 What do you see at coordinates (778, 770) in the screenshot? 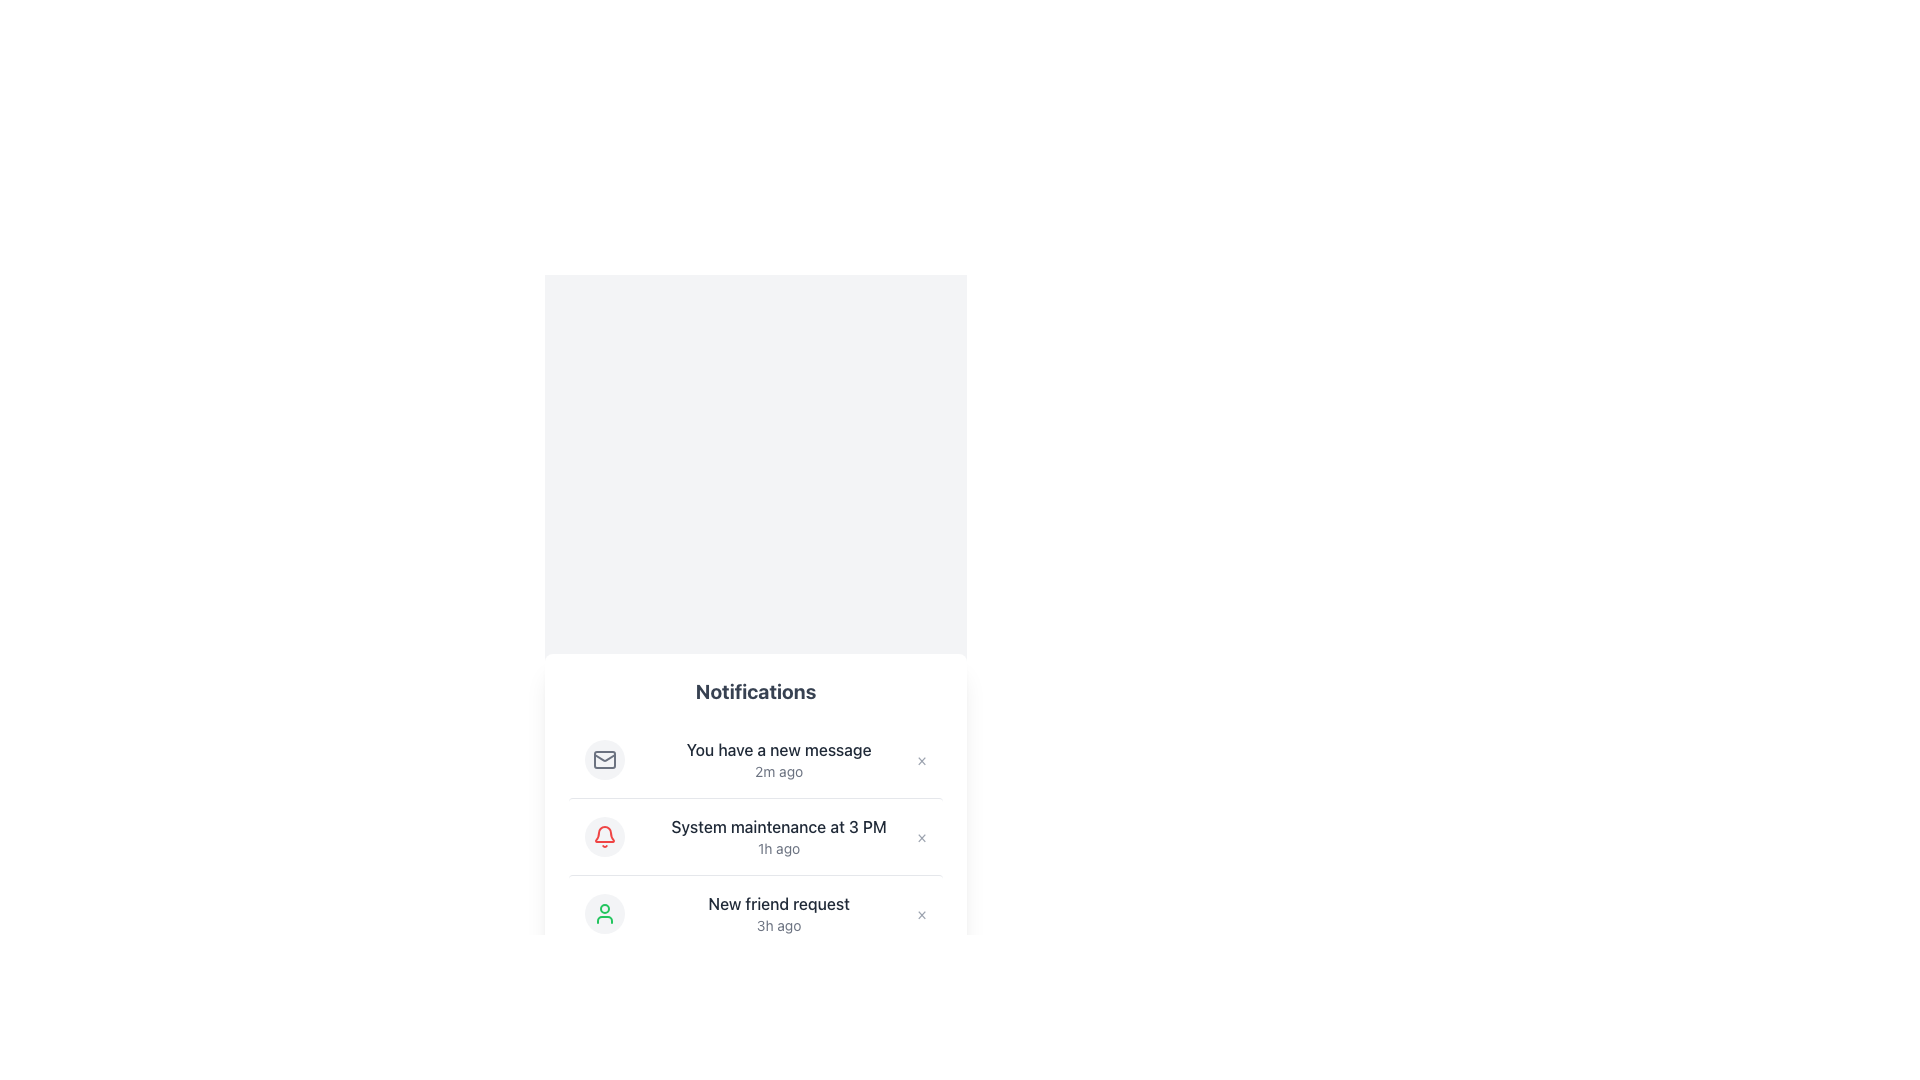
I see `the timestamp text indicating '2 minutes ago' located in the lower-right corner of the notification block containing 'You have a new message'` at bounding box center [778, 770].